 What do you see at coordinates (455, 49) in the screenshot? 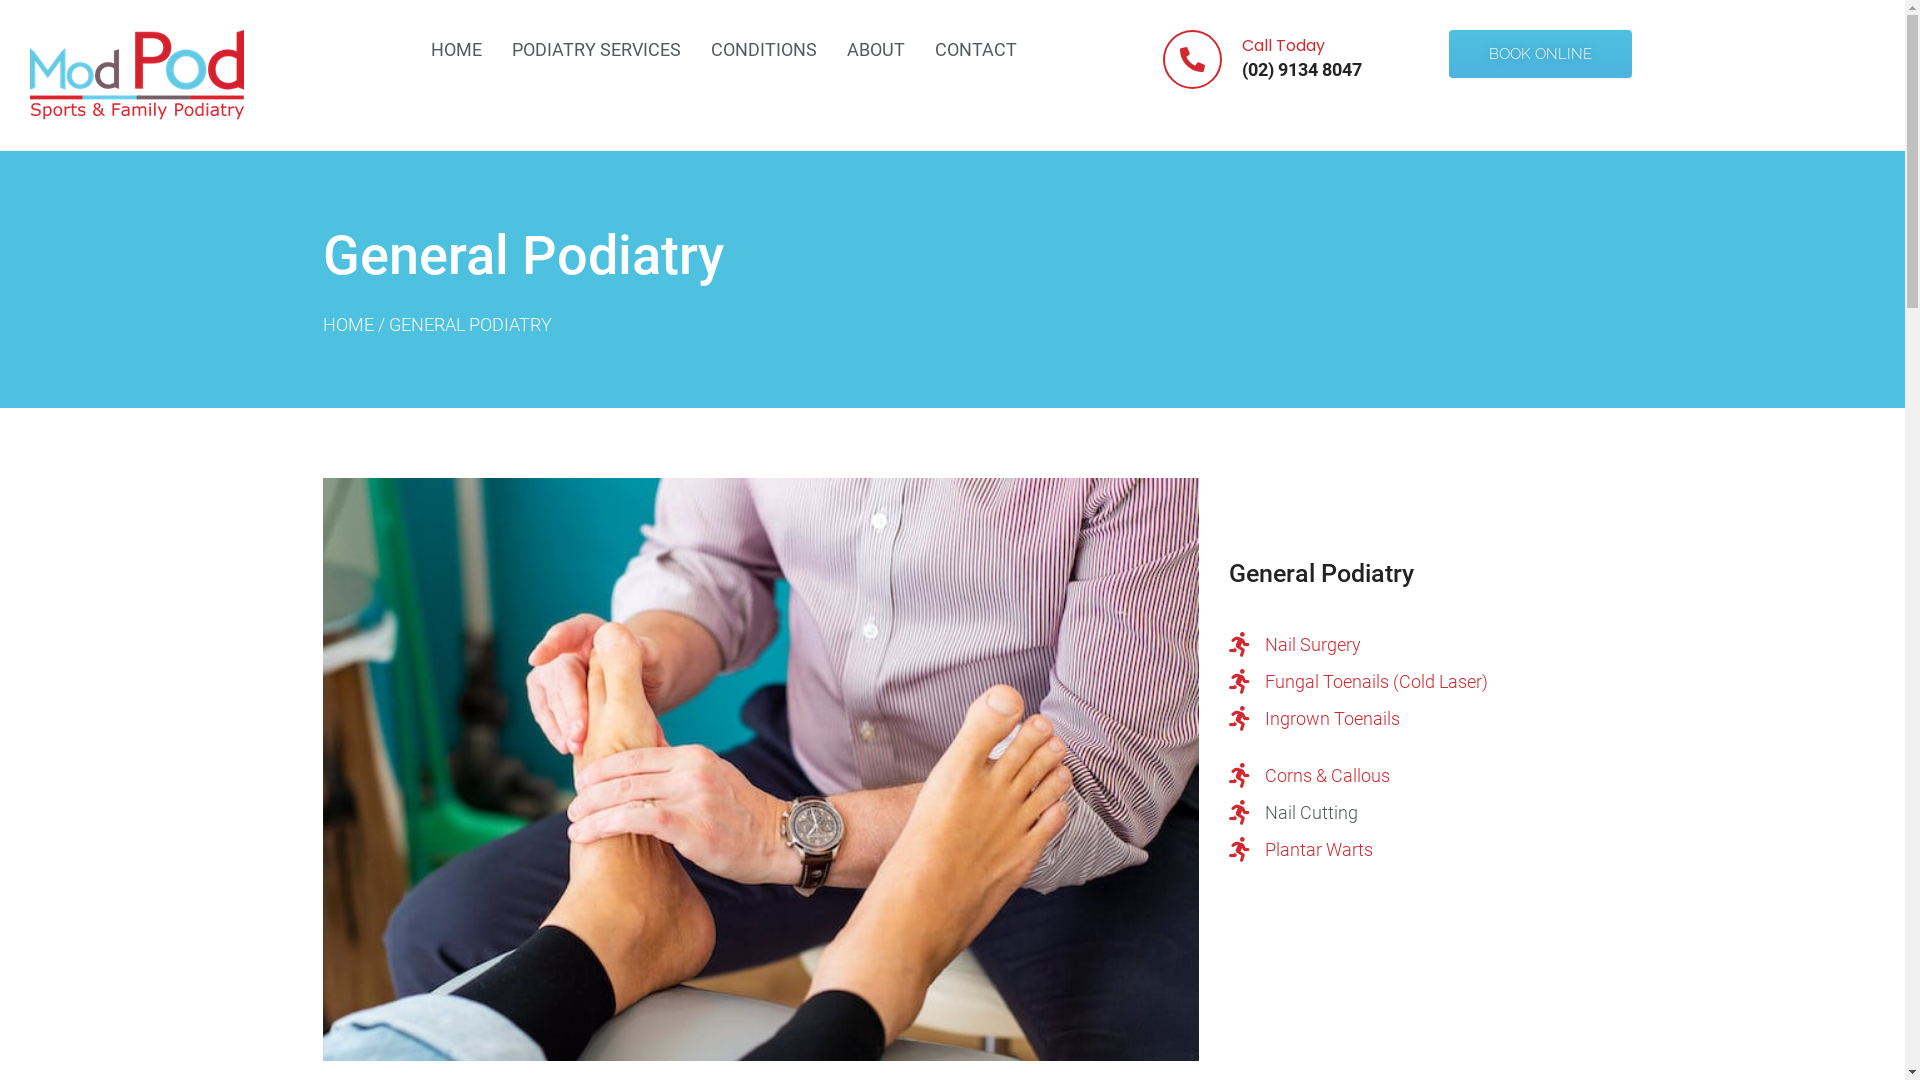
I see `'HOME'` at bounding box center [455, 49].